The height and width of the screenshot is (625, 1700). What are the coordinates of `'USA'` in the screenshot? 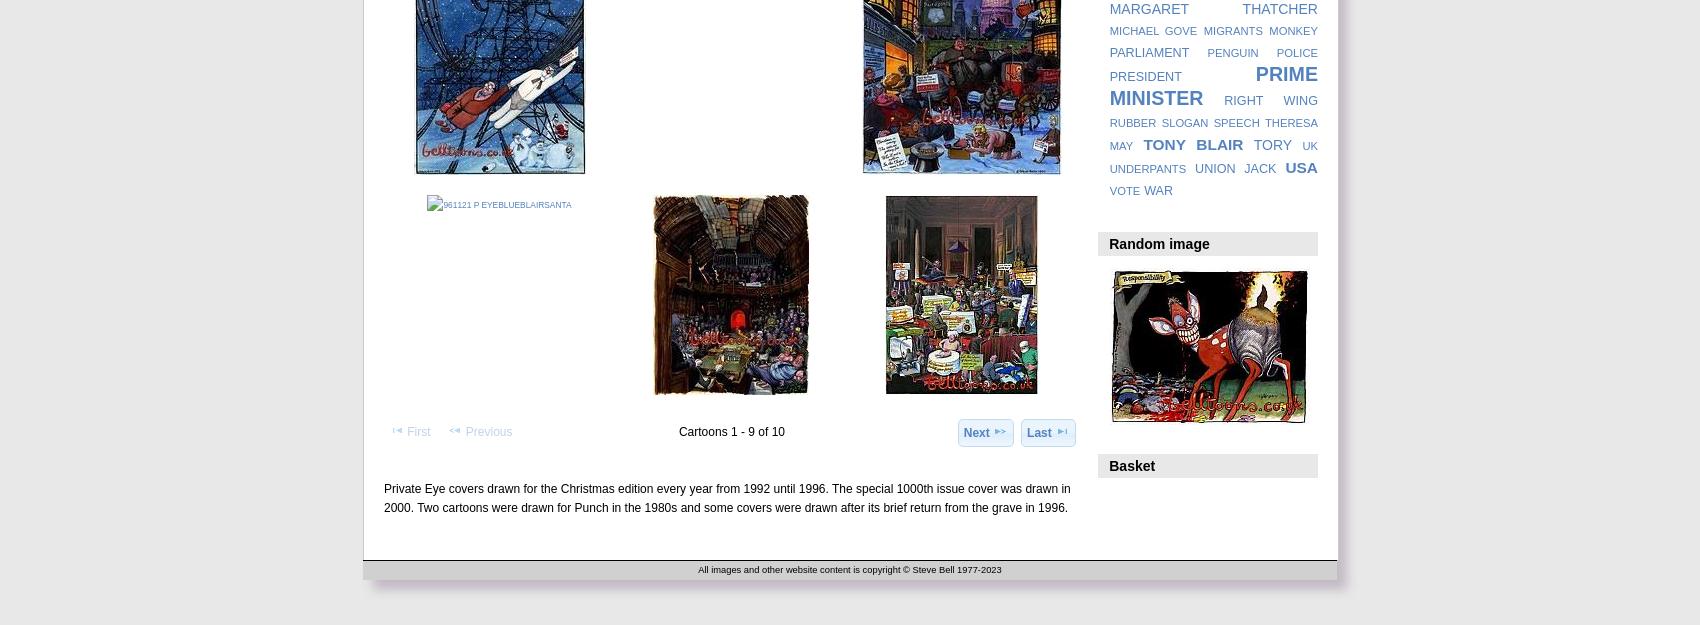 It's located at (1301, 166).